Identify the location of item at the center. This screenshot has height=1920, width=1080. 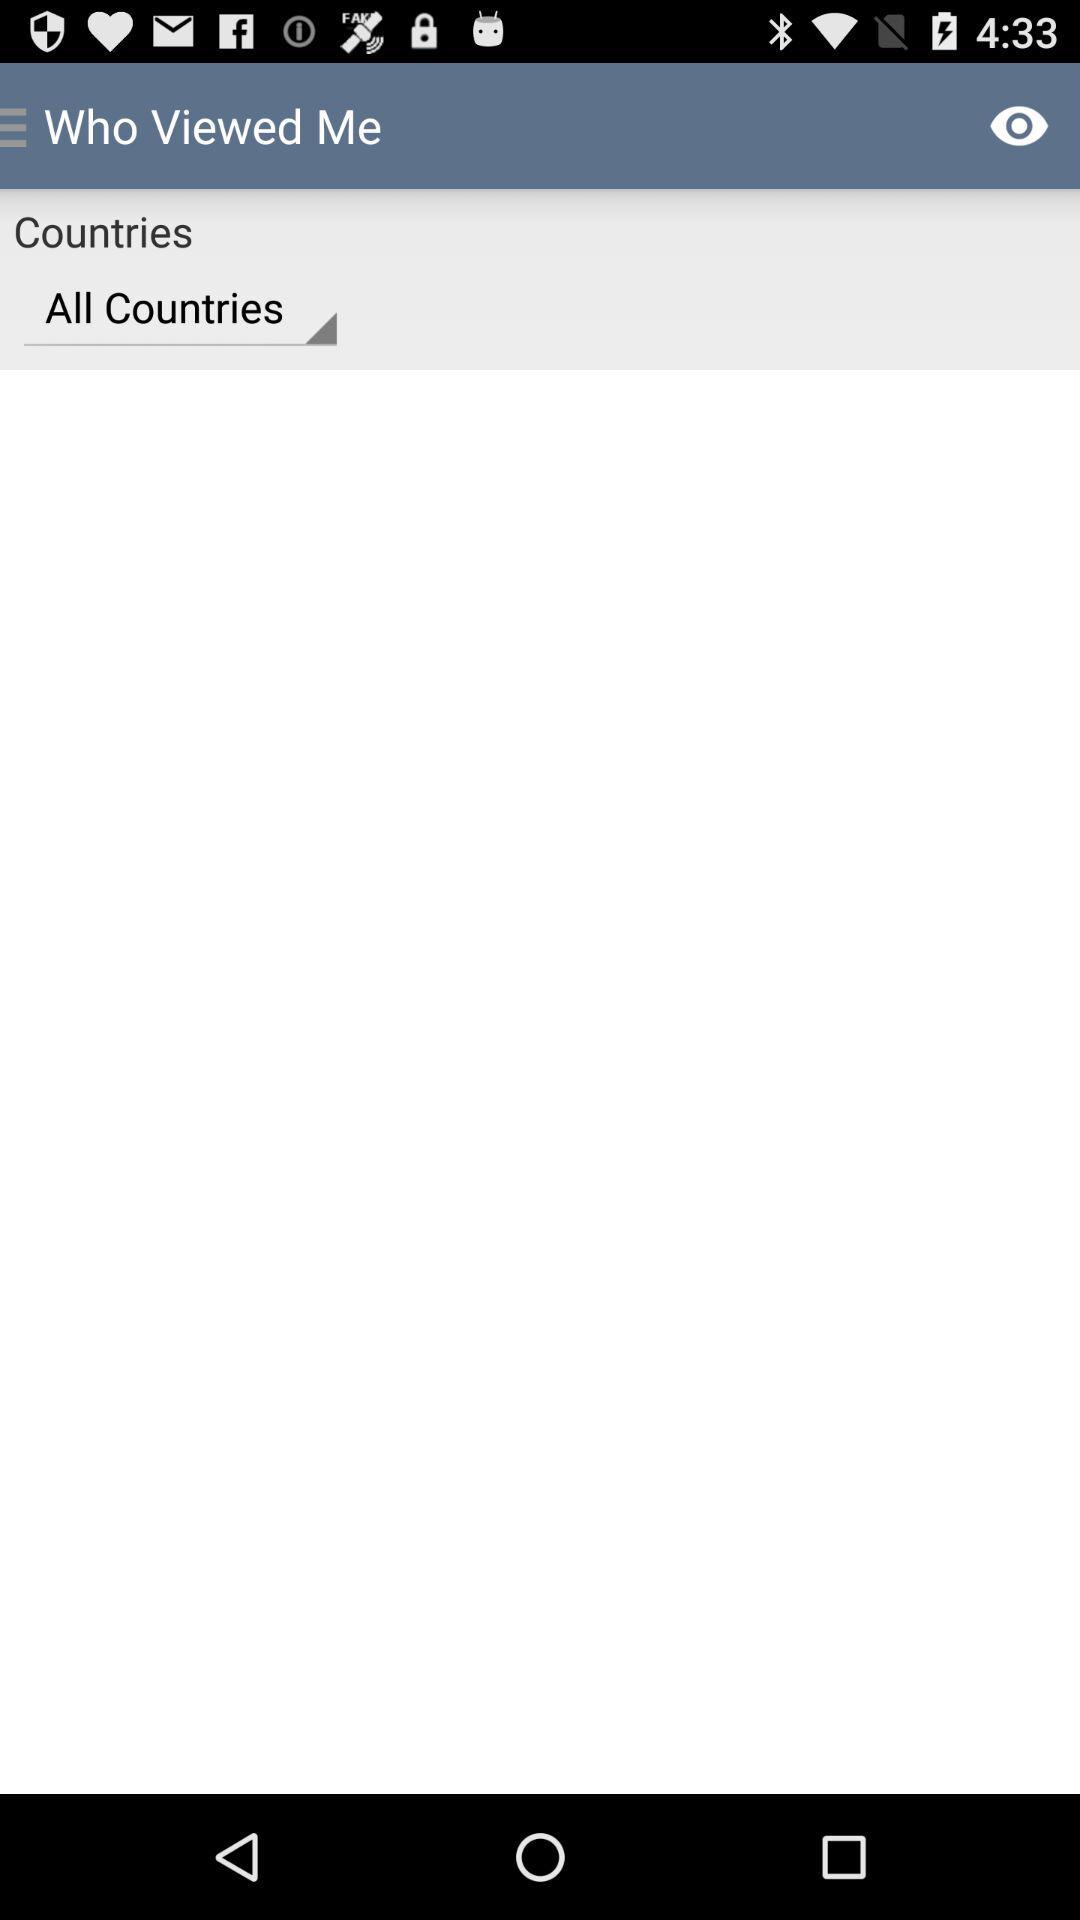
(540, 1080).